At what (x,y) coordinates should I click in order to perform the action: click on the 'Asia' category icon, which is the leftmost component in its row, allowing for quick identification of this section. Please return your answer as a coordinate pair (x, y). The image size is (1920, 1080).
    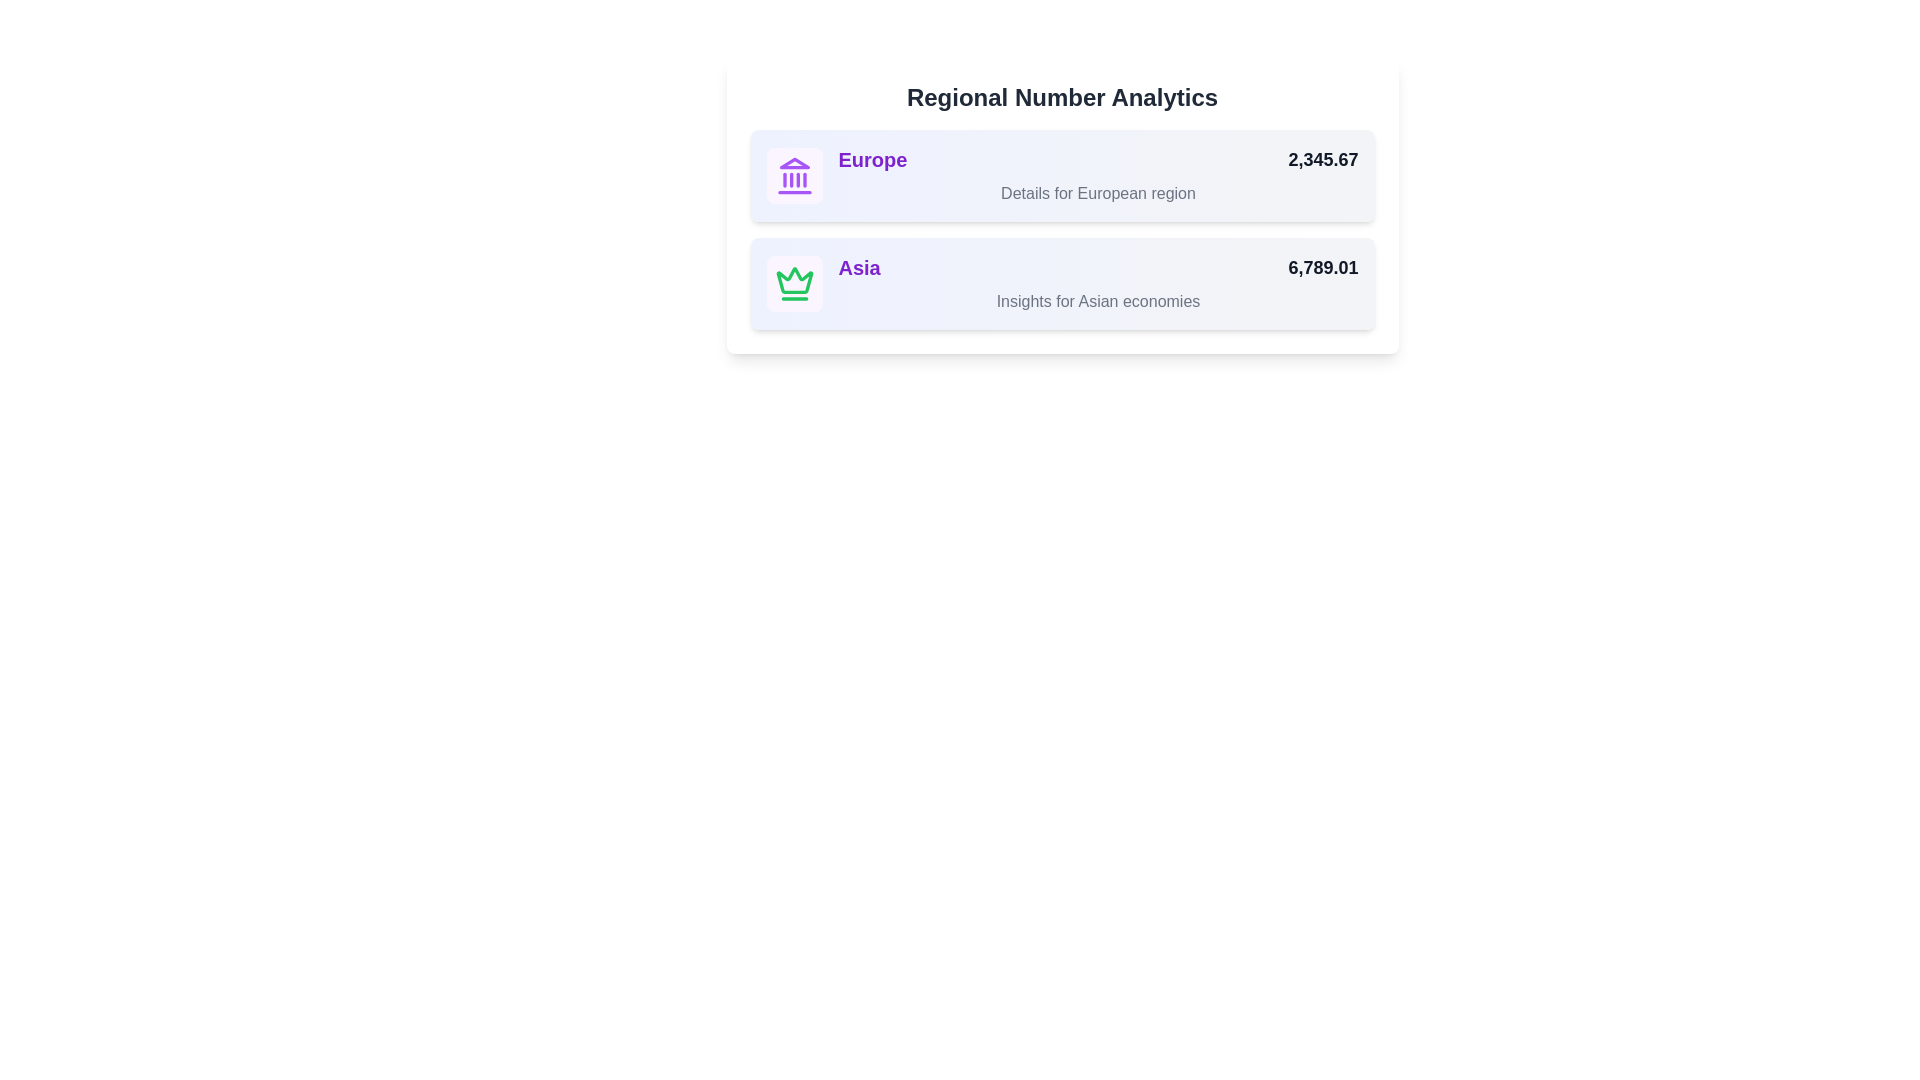
    Looking at the image, I should click on (793, 280).